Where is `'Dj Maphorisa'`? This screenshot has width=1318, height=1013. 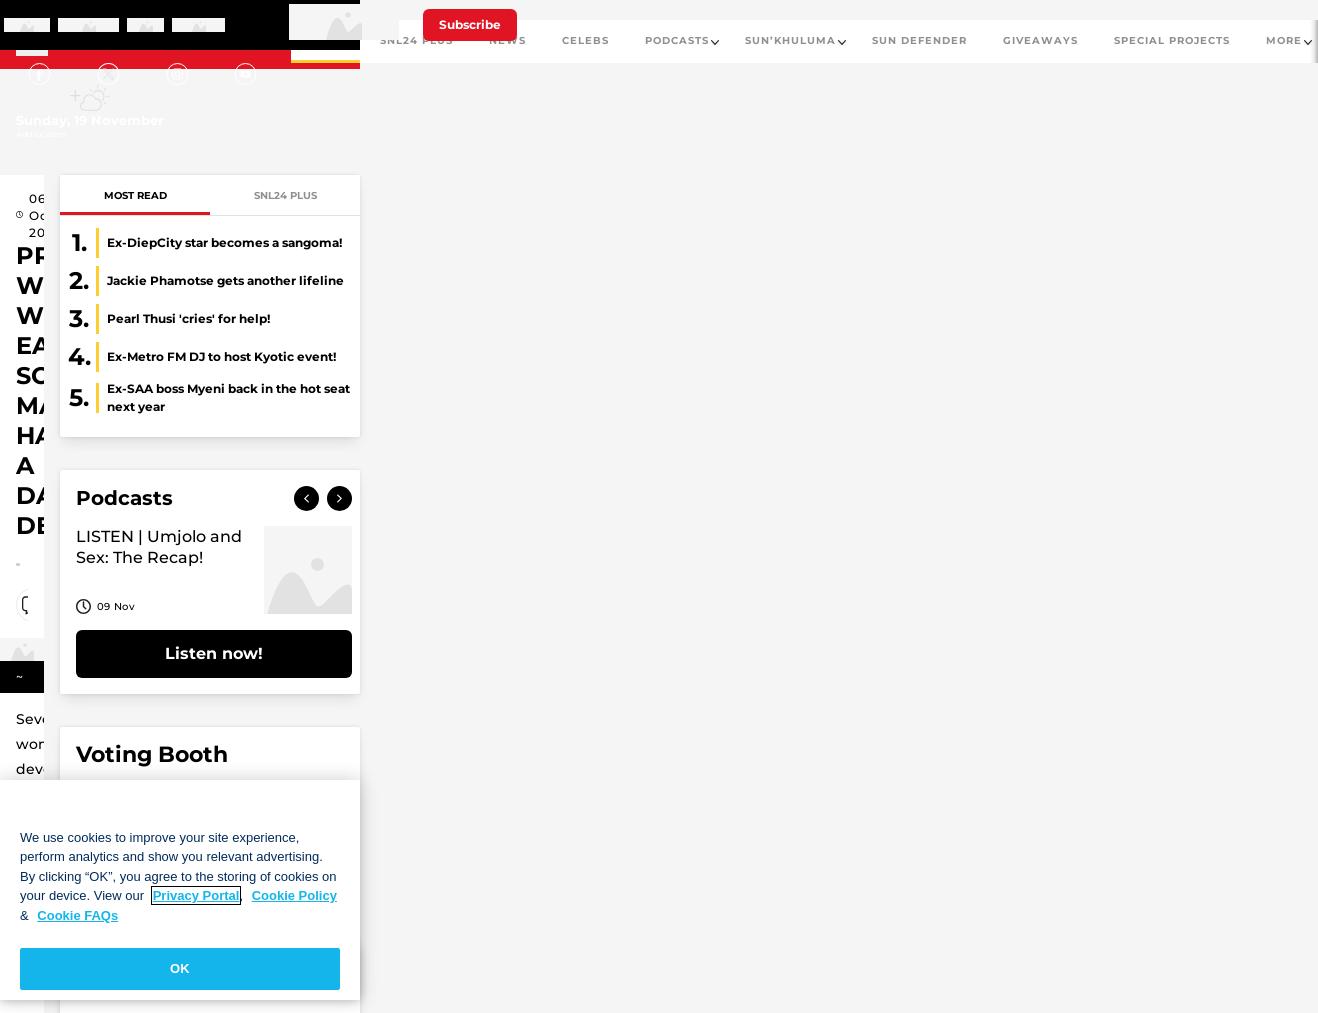 'Dj Maphorisa' is located at coordinates (148, 952).